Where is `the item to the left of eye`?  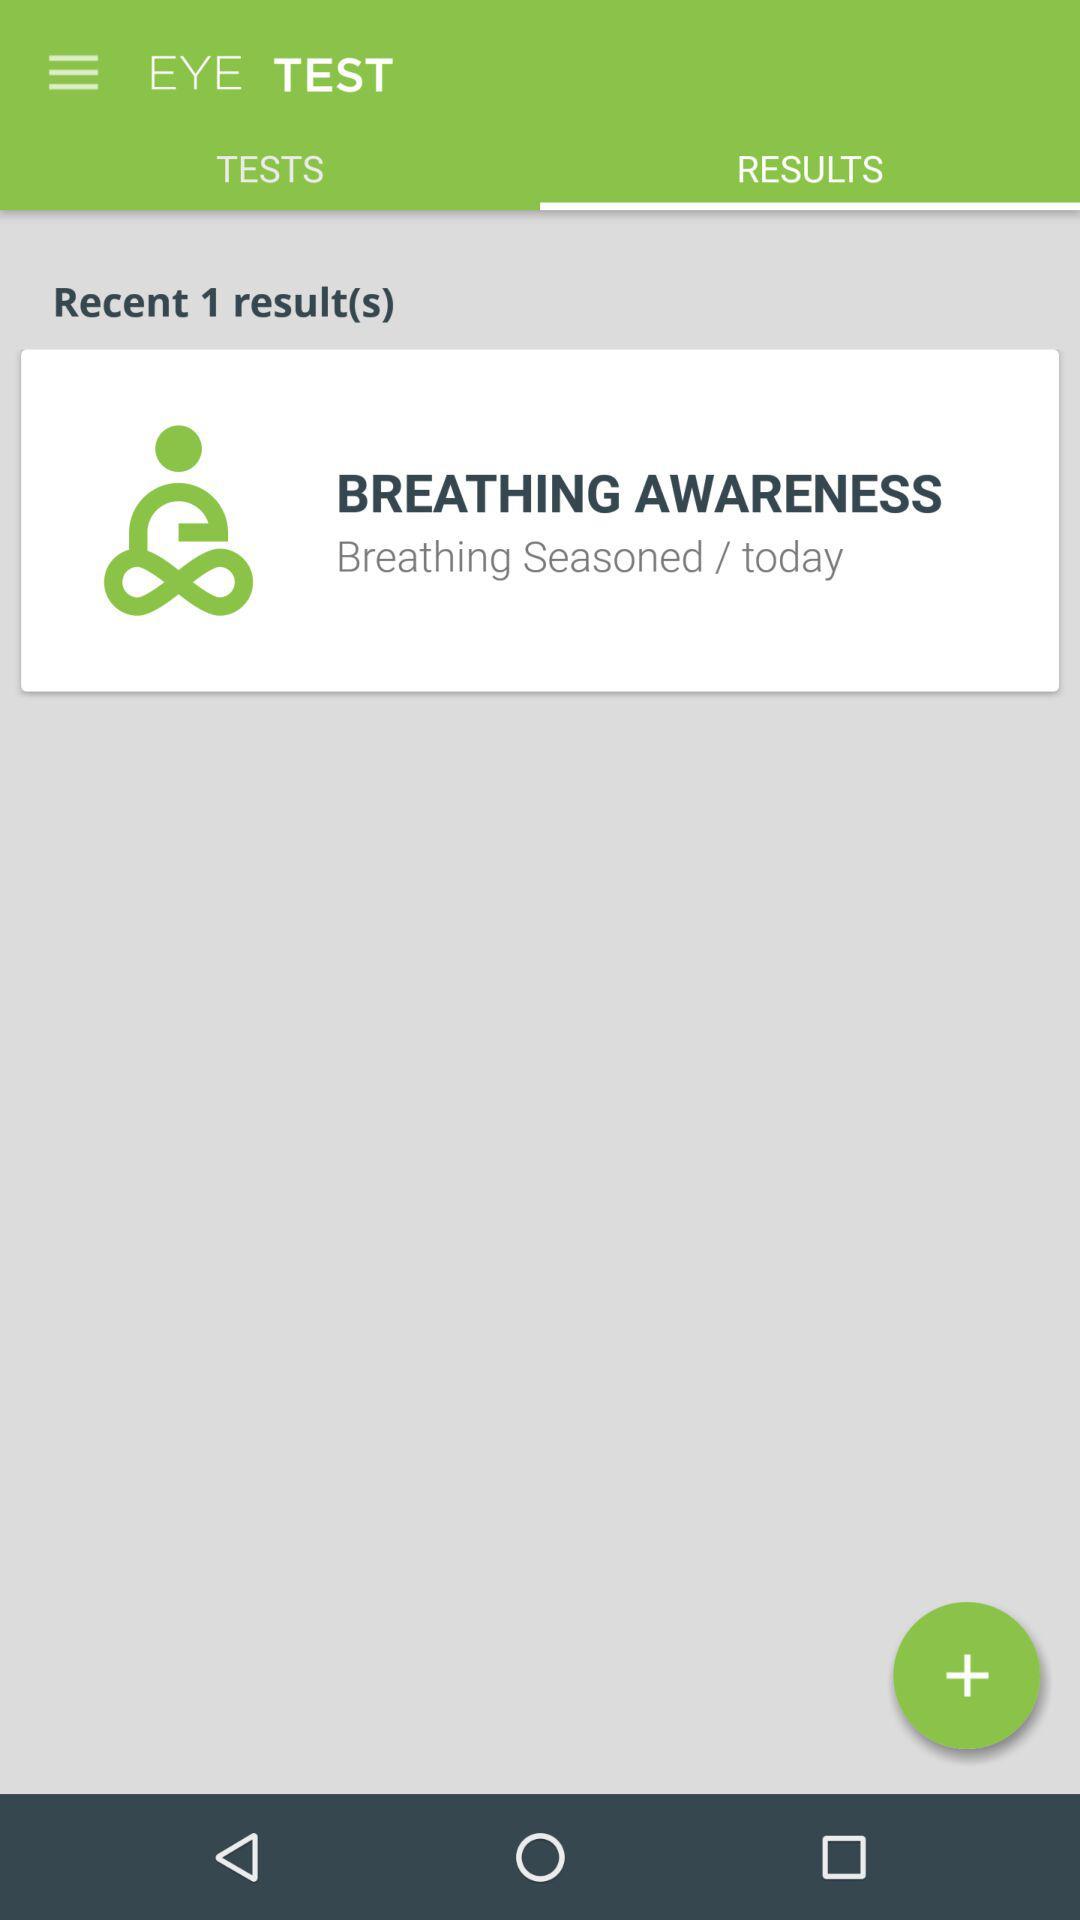
the item to the left of eye is located at coordinates (72, 62).